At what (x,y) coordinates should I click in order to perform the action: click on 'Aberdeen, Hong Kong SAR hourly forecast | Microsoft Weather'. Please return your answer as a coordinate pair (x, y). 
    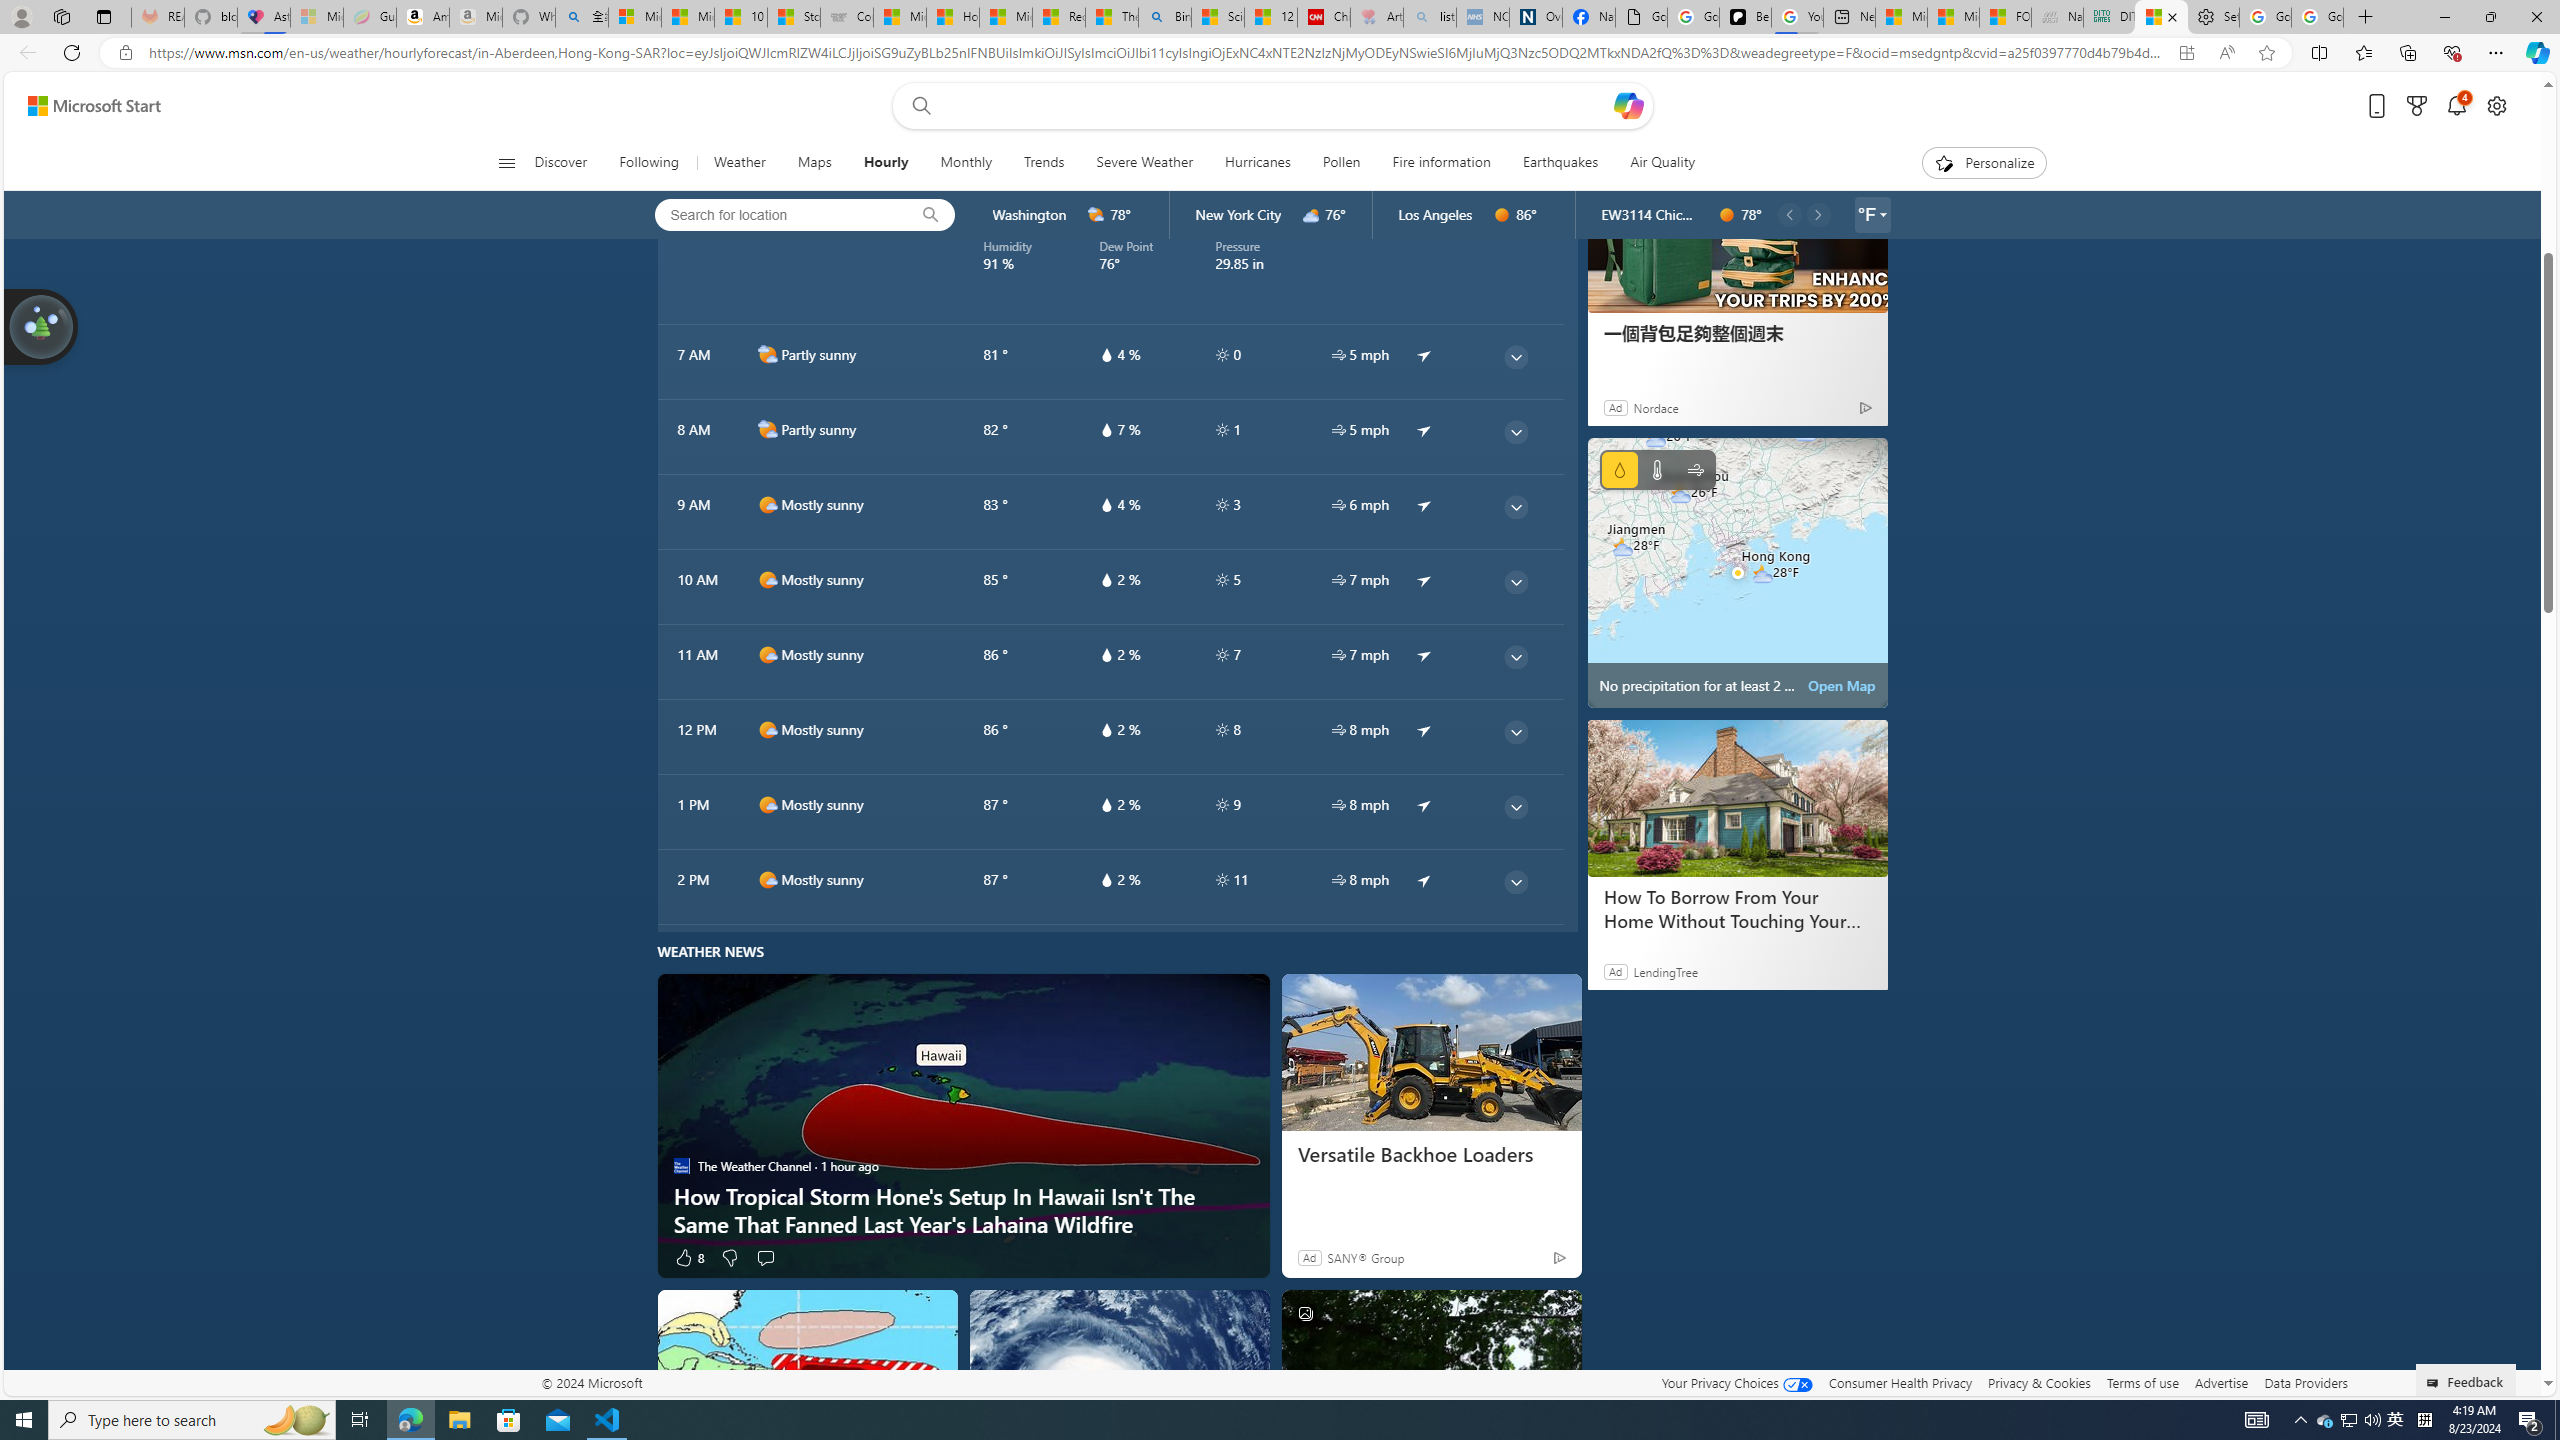
    Looking at the image, I should click on (2160, 16).